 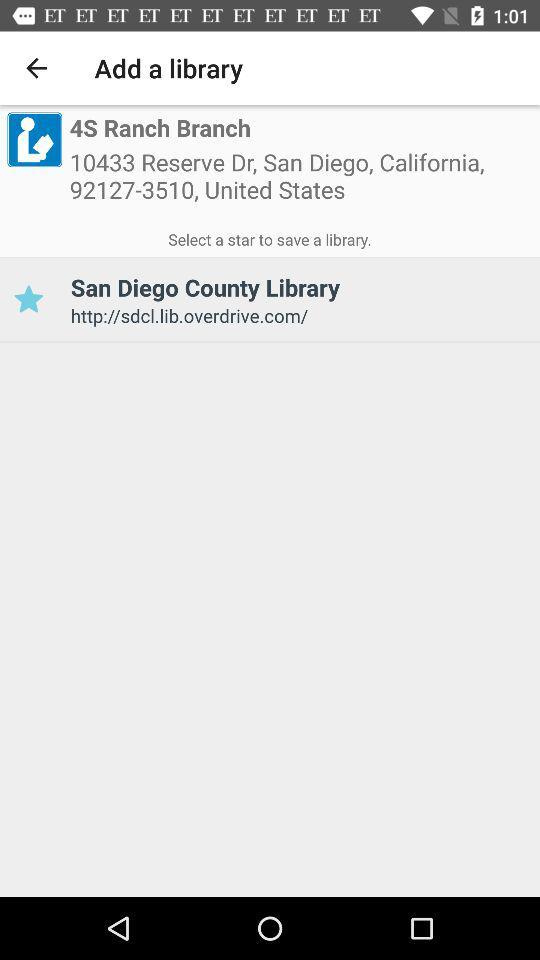 What do you see at coordinates (300, 182) in the screenshot?
I see `item below 4s ranch branch` at bounding box center [300, 182].